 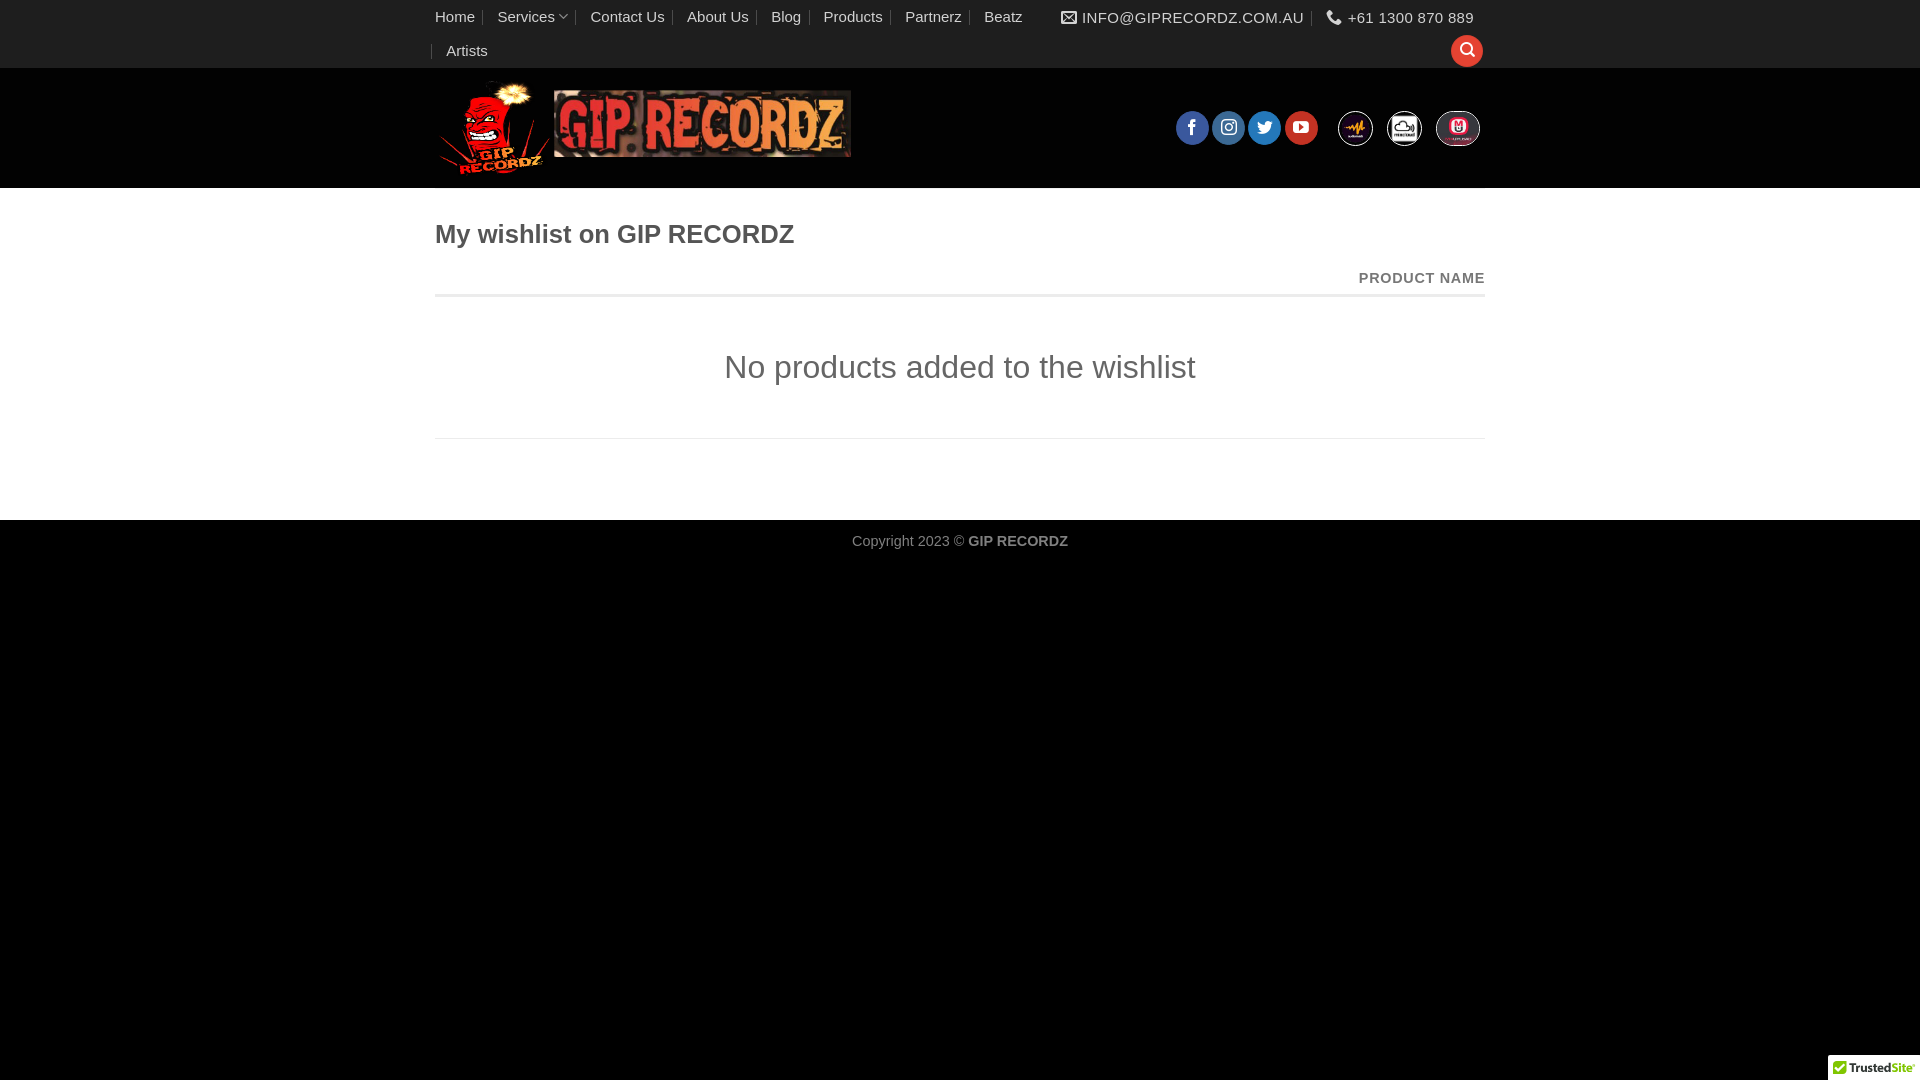 I want to click on 'Contact Us', so click(x=626, y=16).